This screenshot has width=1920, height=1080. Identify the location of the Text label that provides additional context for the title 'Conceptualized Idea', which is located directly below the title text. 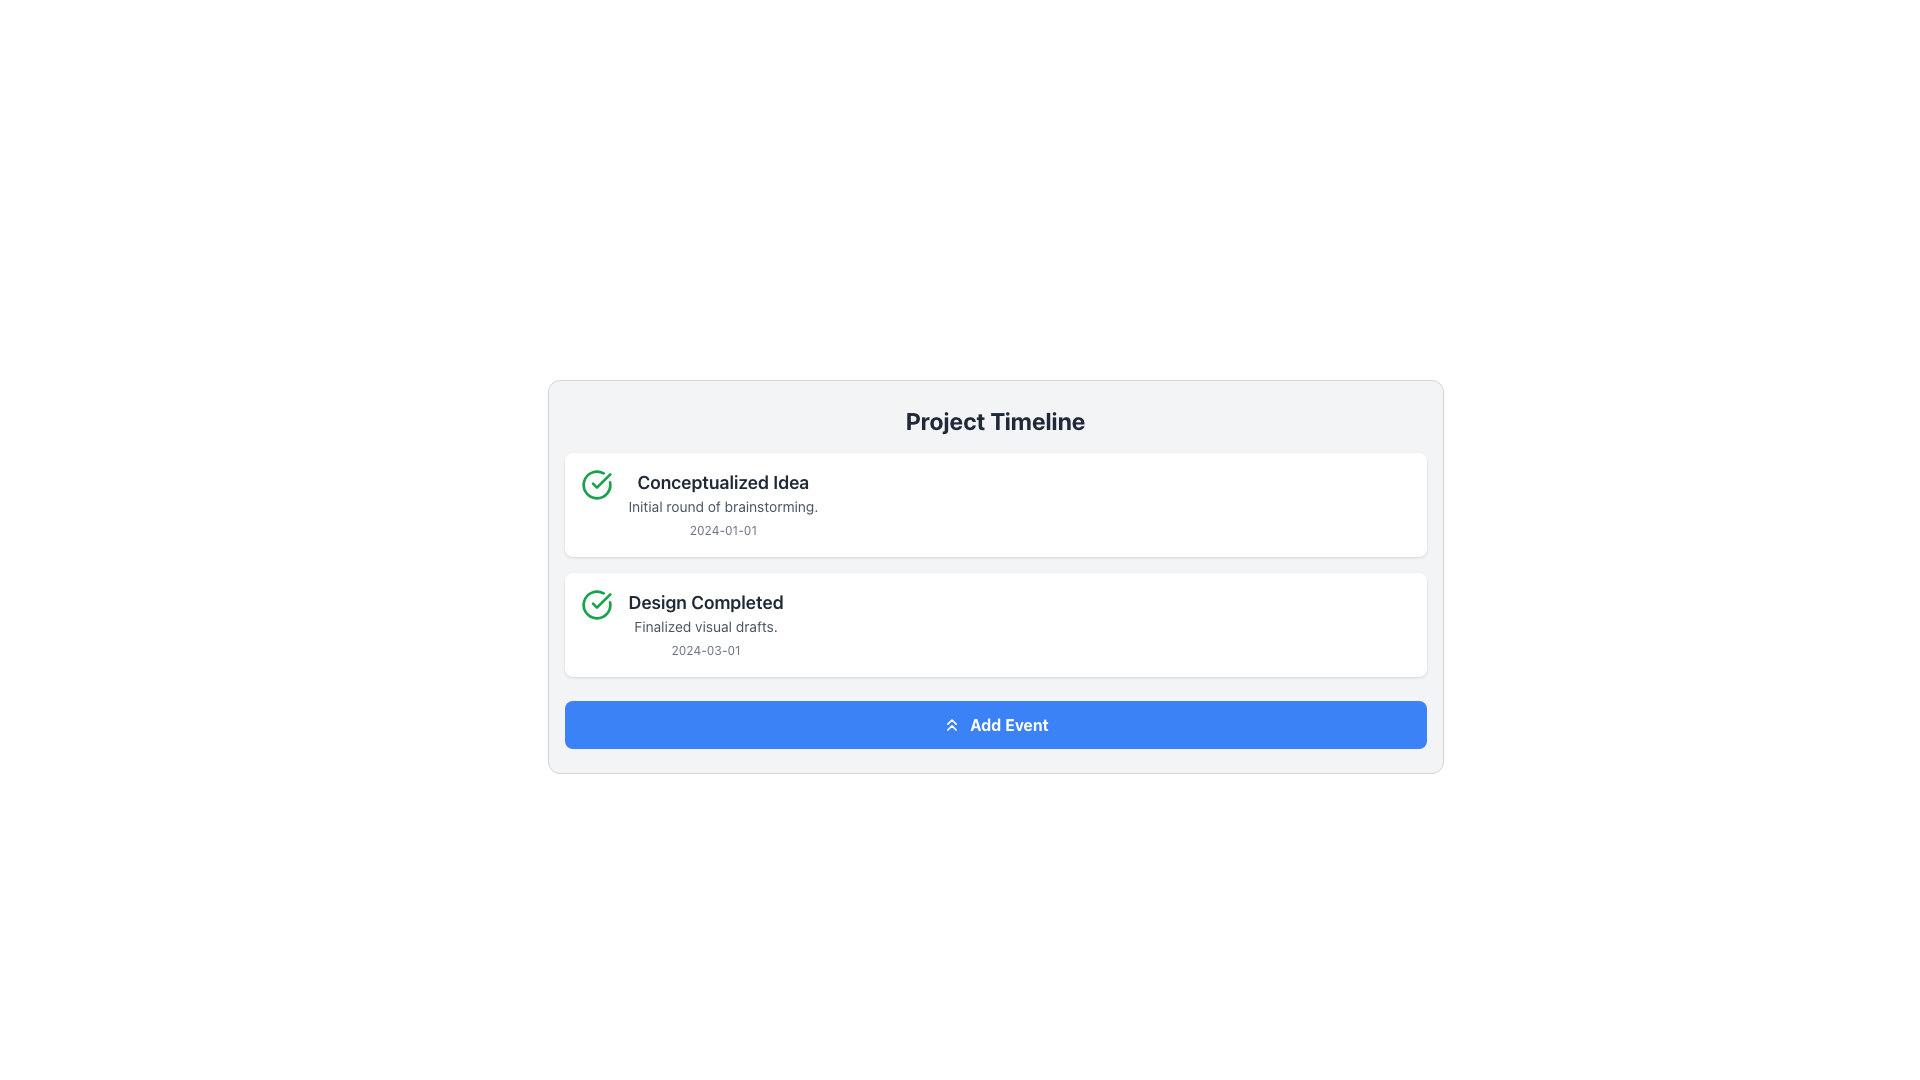
(722, 505).